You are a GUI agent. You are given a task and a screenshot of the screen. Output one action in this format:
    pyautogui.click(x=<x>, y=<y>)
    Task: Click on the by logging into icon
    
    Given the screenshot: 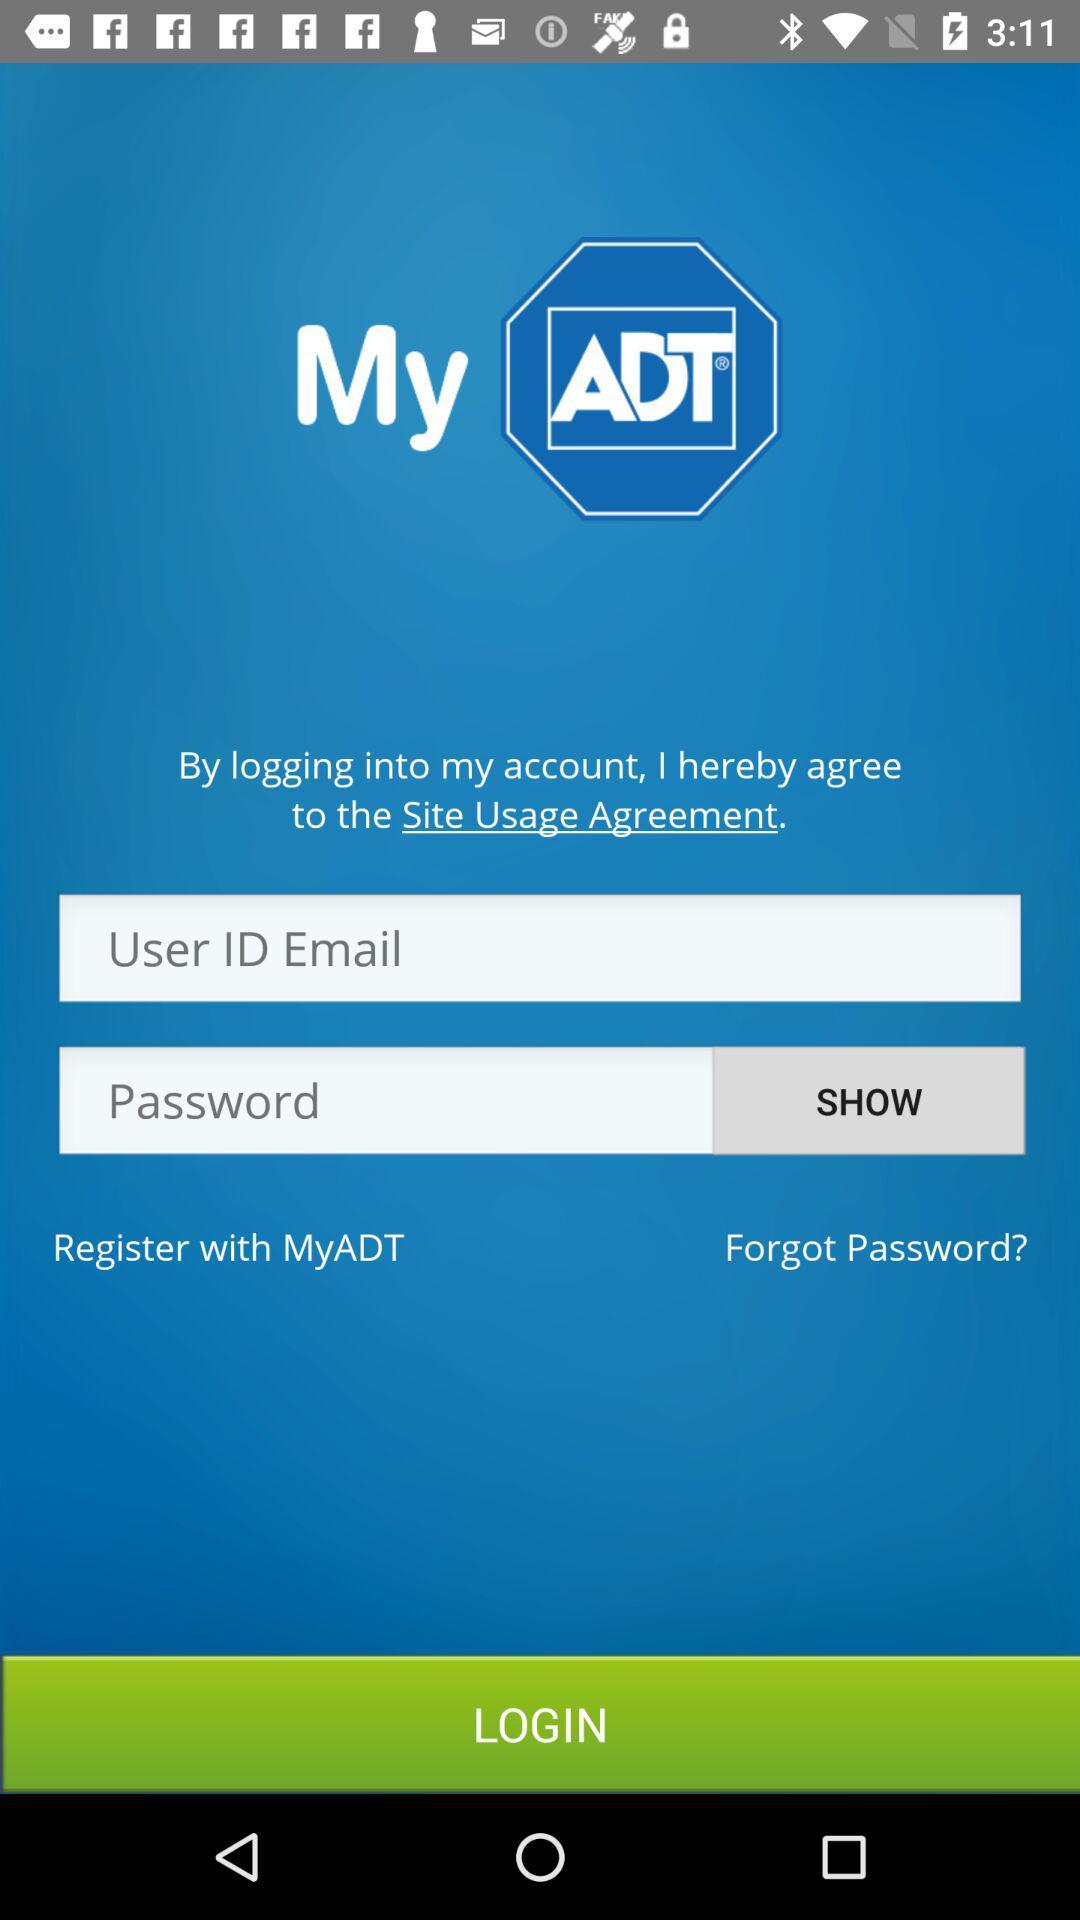 What is the action you would take?
    pyautogui.click(x=540, y=763)
    